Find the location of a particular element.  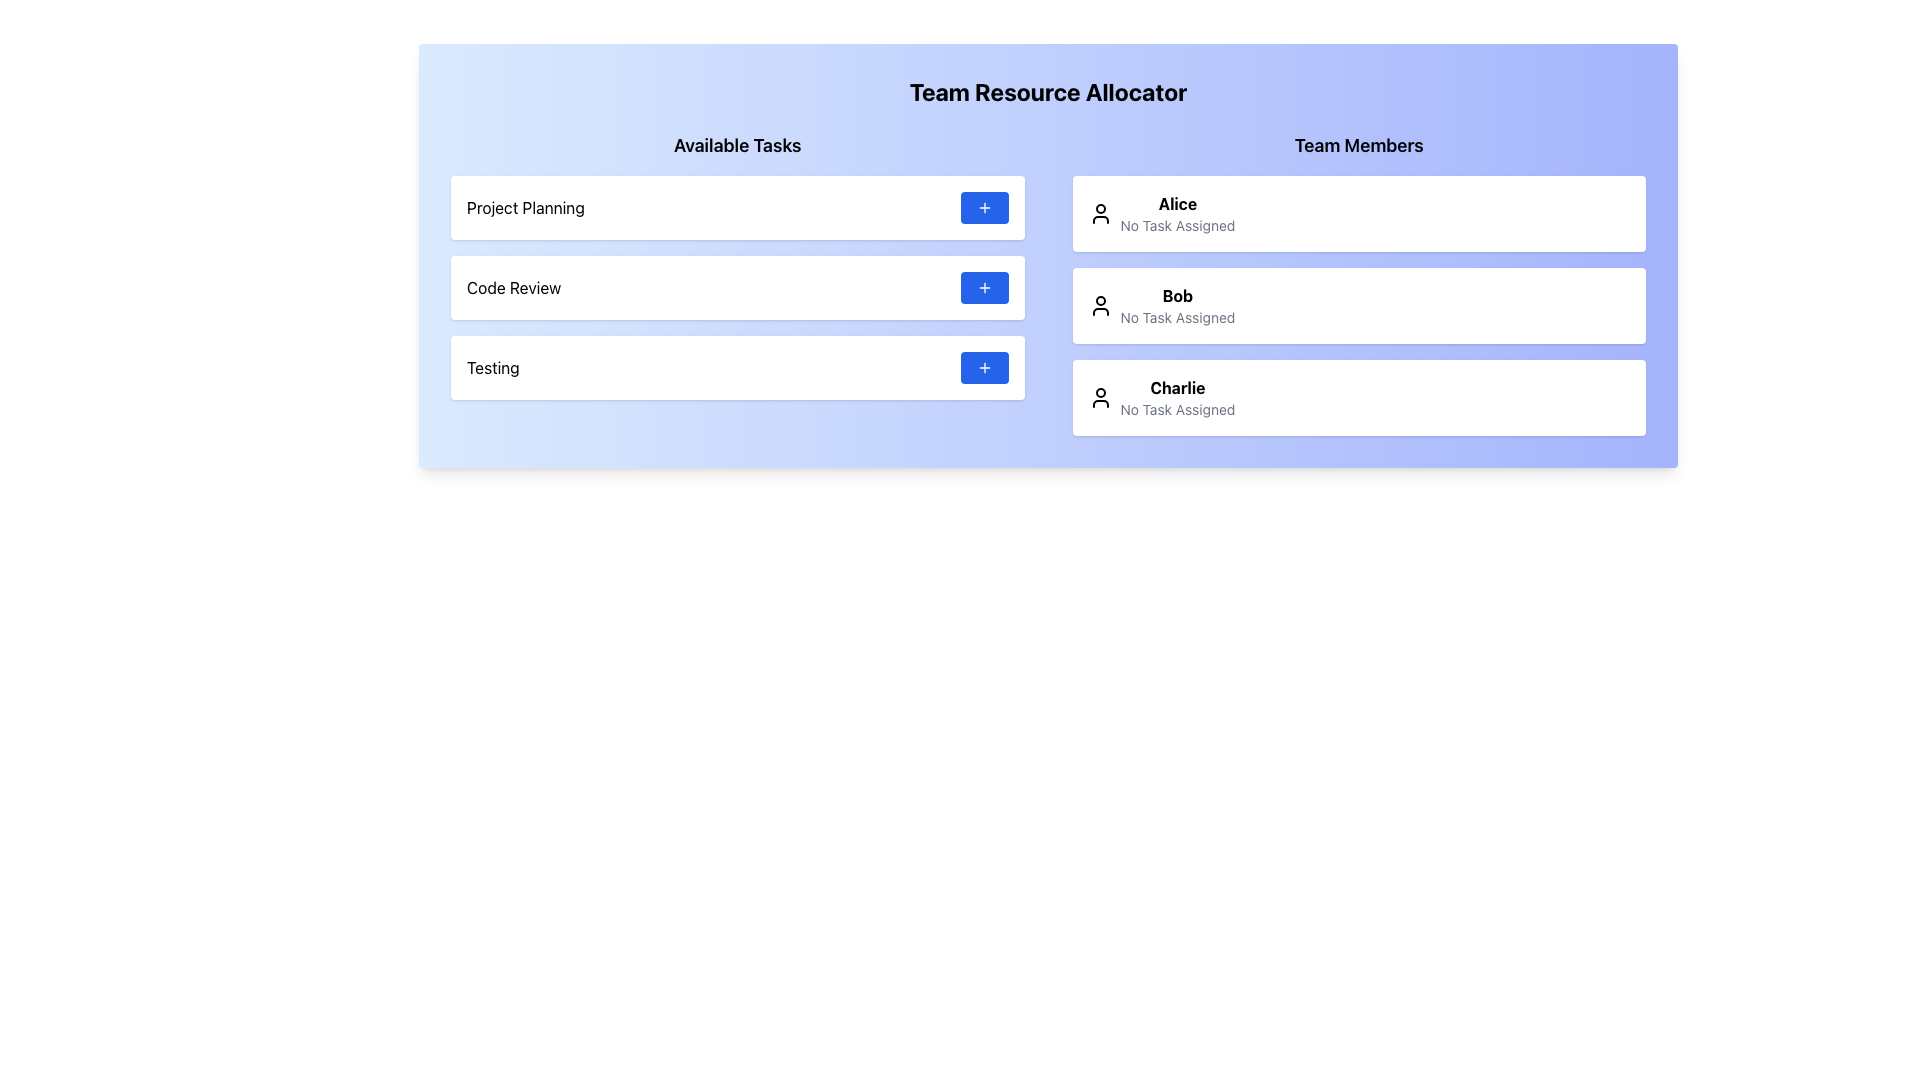

the SVG icon that indicates the button for adding a new task in the 'Available Tasks' section is located at coordinates (984, 367).